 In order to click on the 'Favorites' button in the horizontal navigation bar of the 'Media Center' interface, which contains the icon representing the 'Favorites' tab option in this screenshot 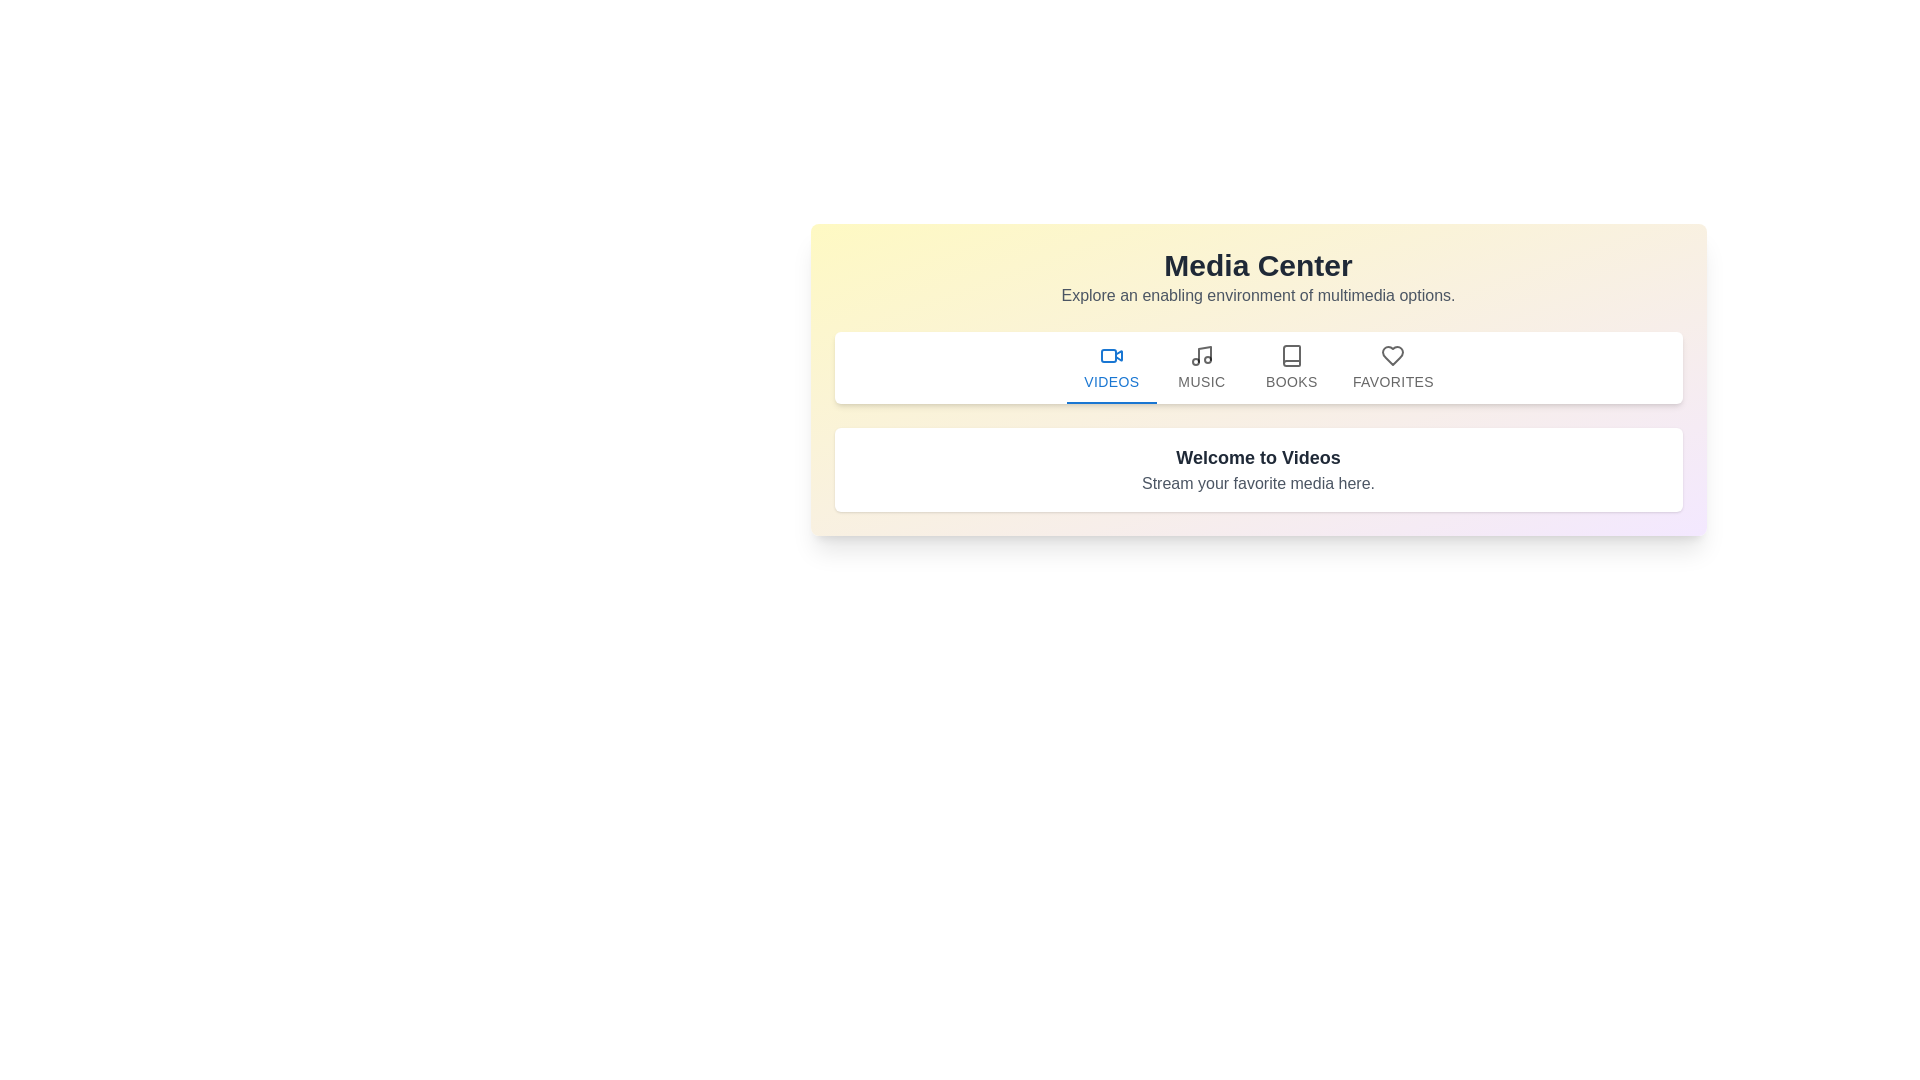, I will do `click(1392, 355)`.